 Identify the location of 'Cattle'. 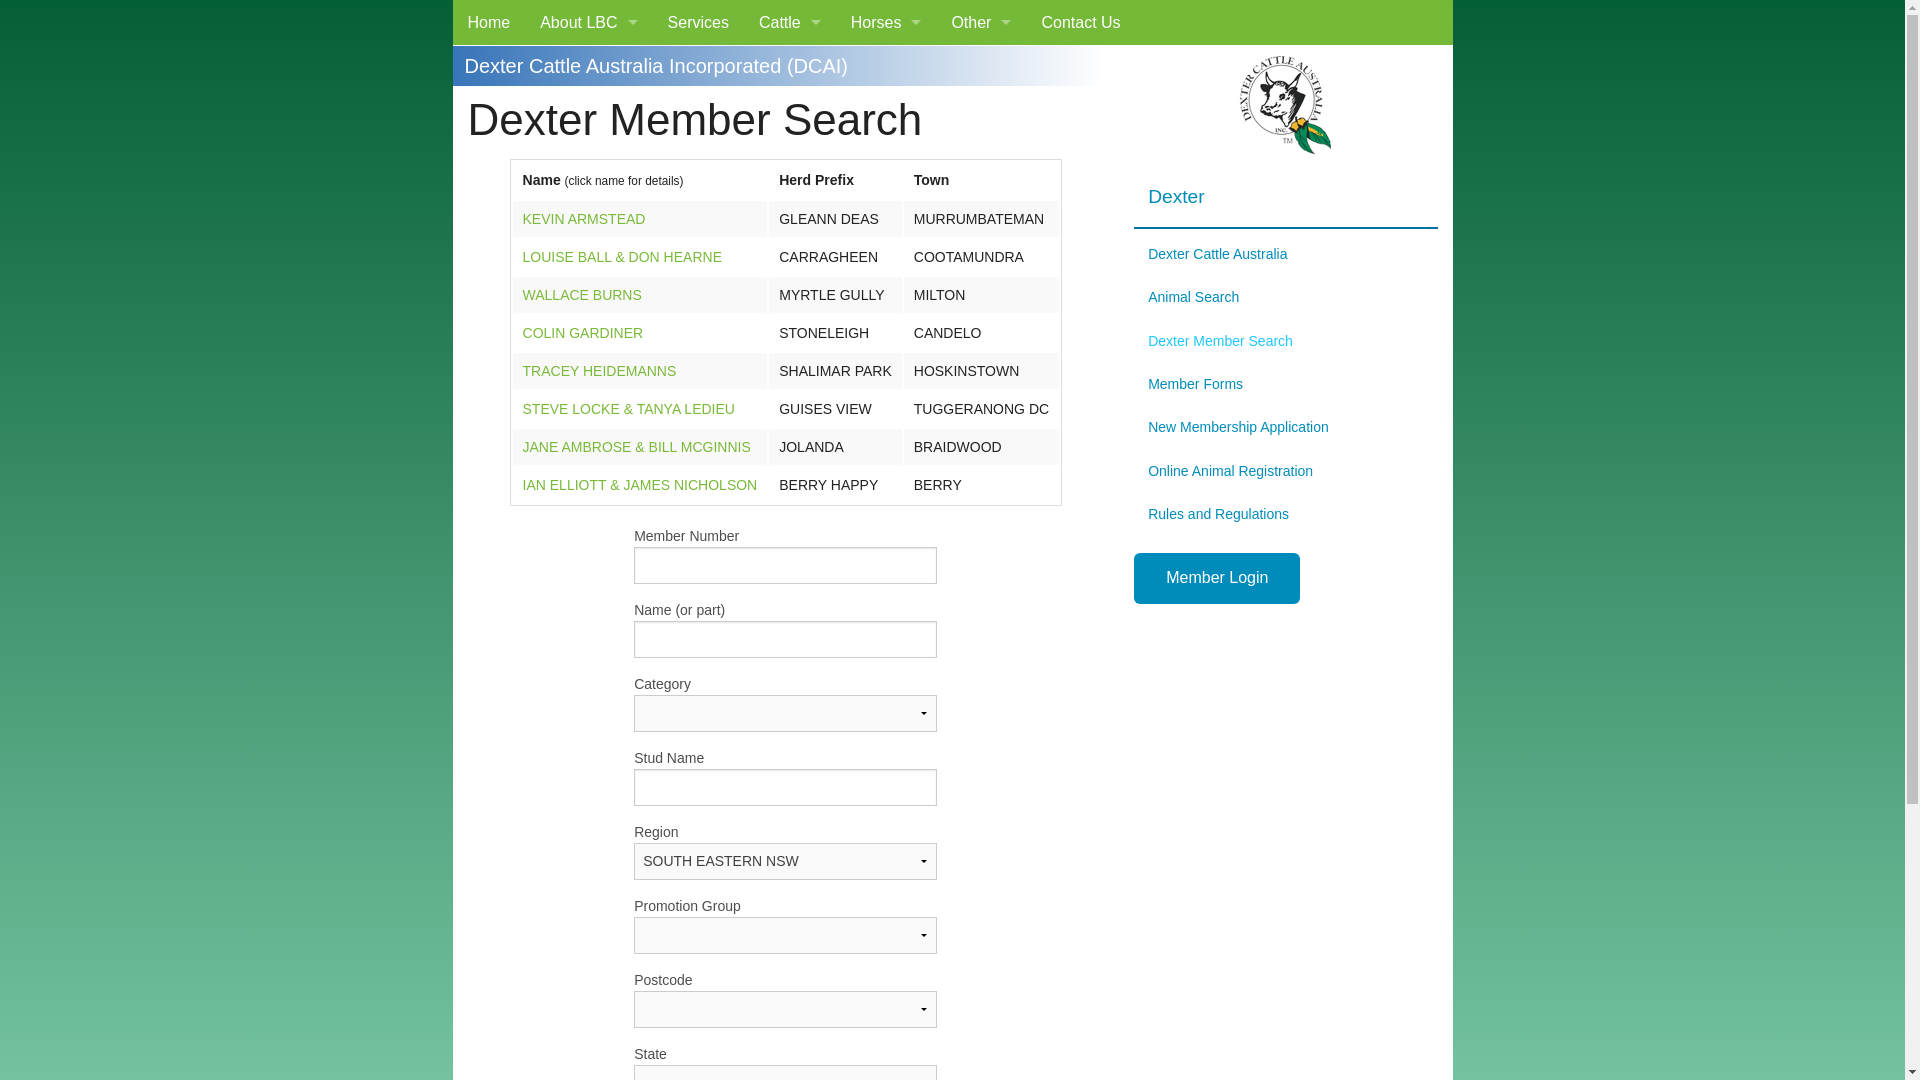
(789, 22).